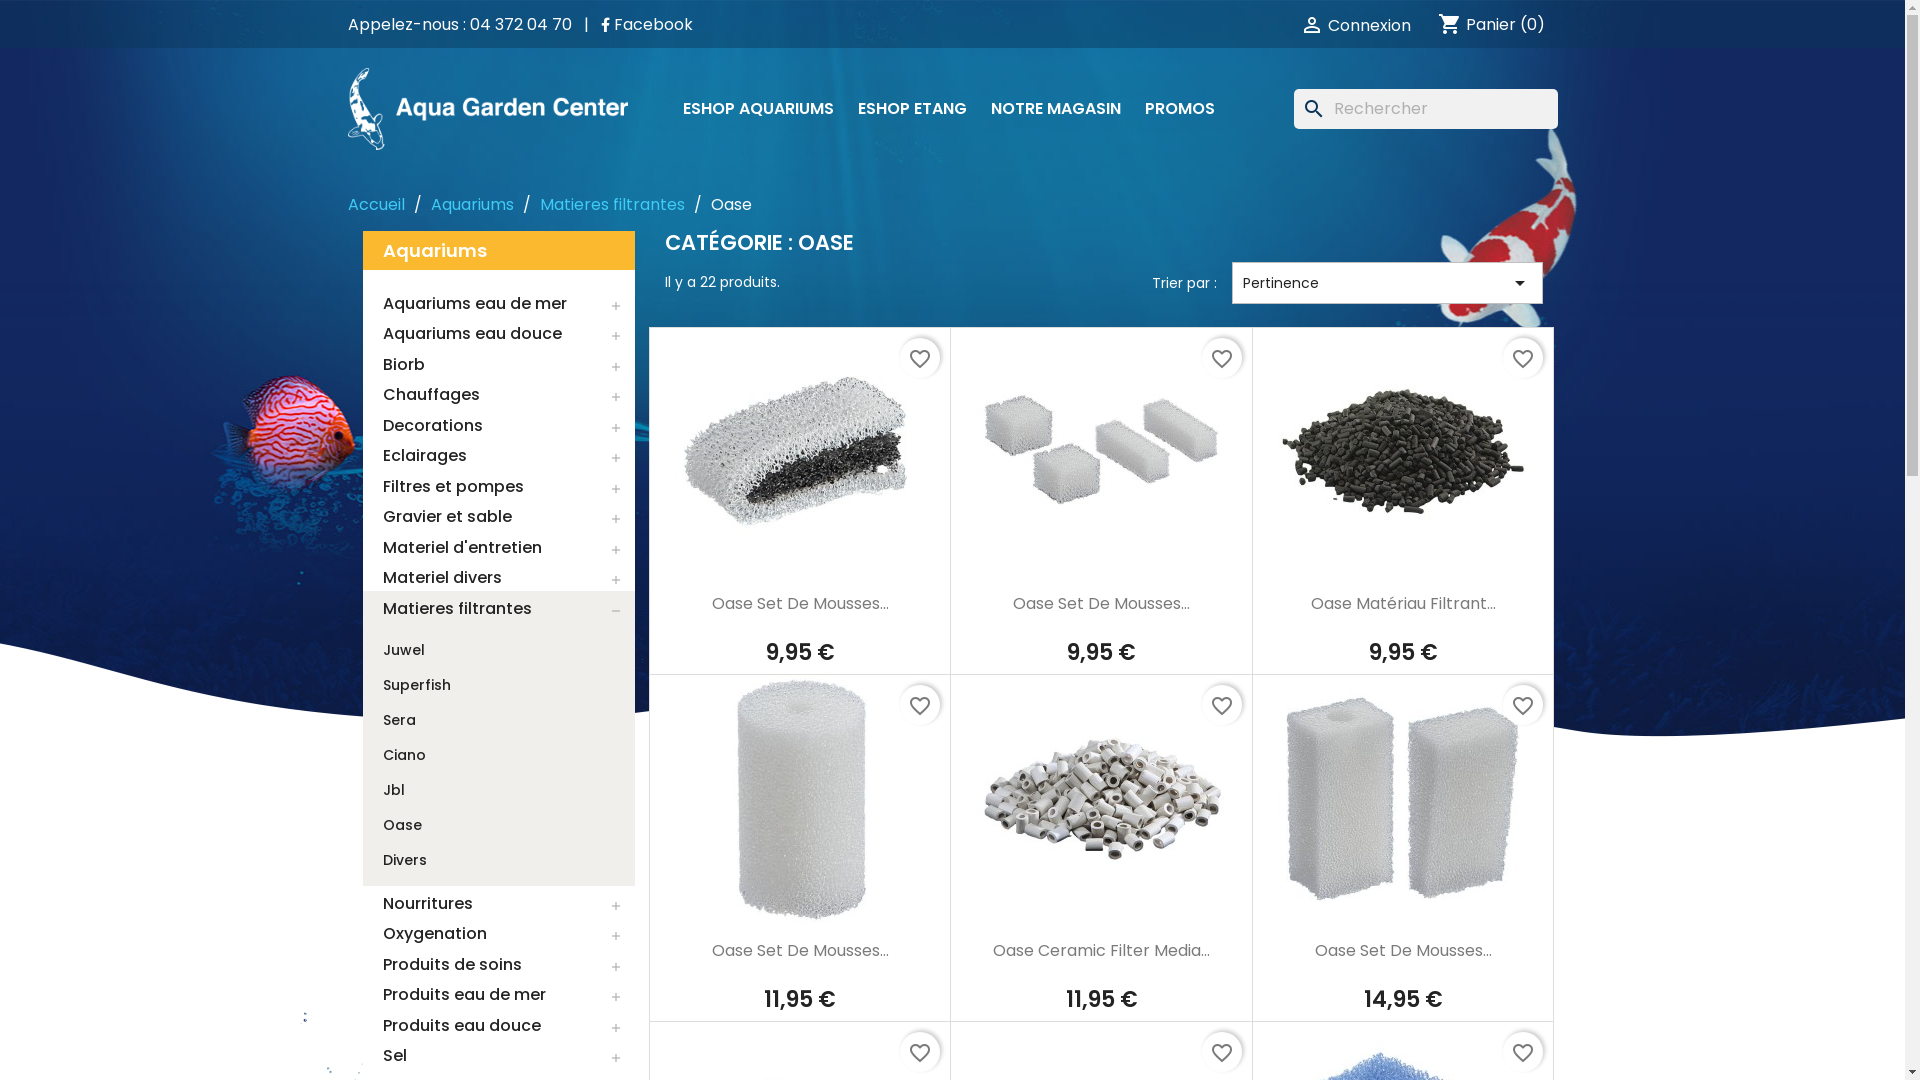 This screenshot has width=1920, height=1080. What do you see at coordinates (498, 456) in the screenshot?
I see `'Eclairages'` at bounding box center [498, 456].